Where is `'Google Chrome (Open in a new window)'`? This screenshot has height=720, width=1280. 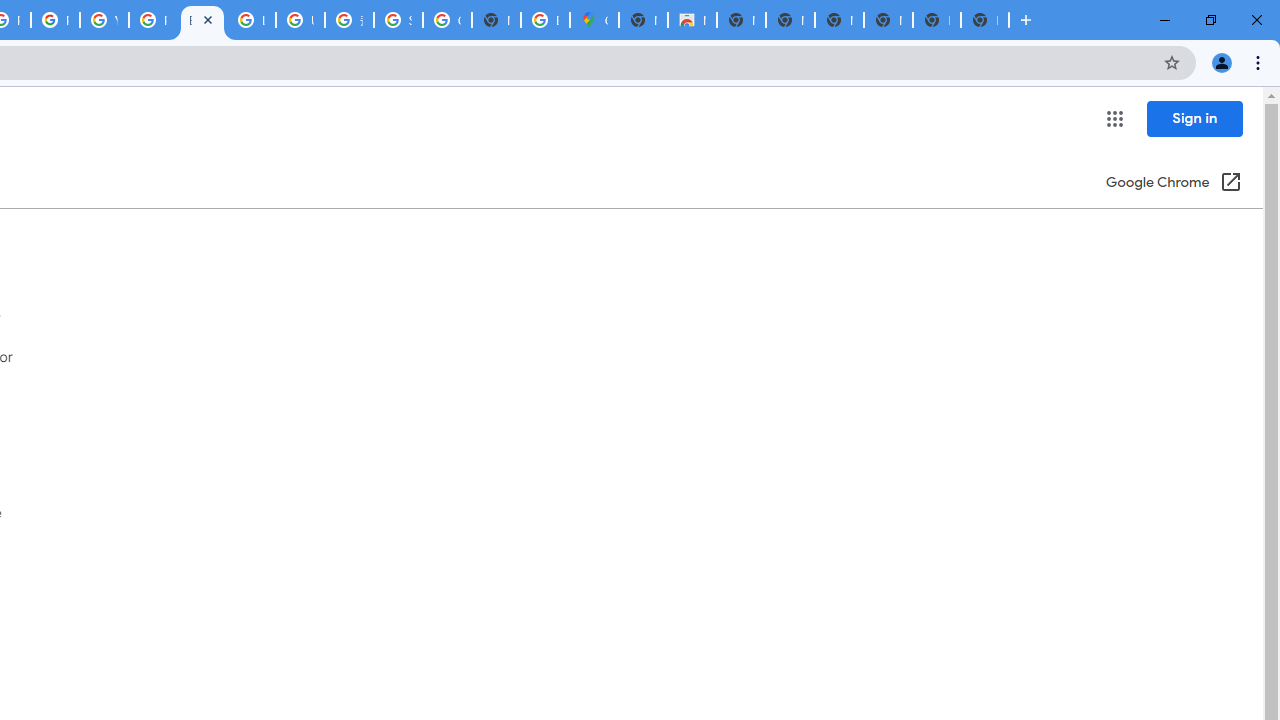
'Google Chrome (Open in a new window)' is located at coordinates (1173, 183).